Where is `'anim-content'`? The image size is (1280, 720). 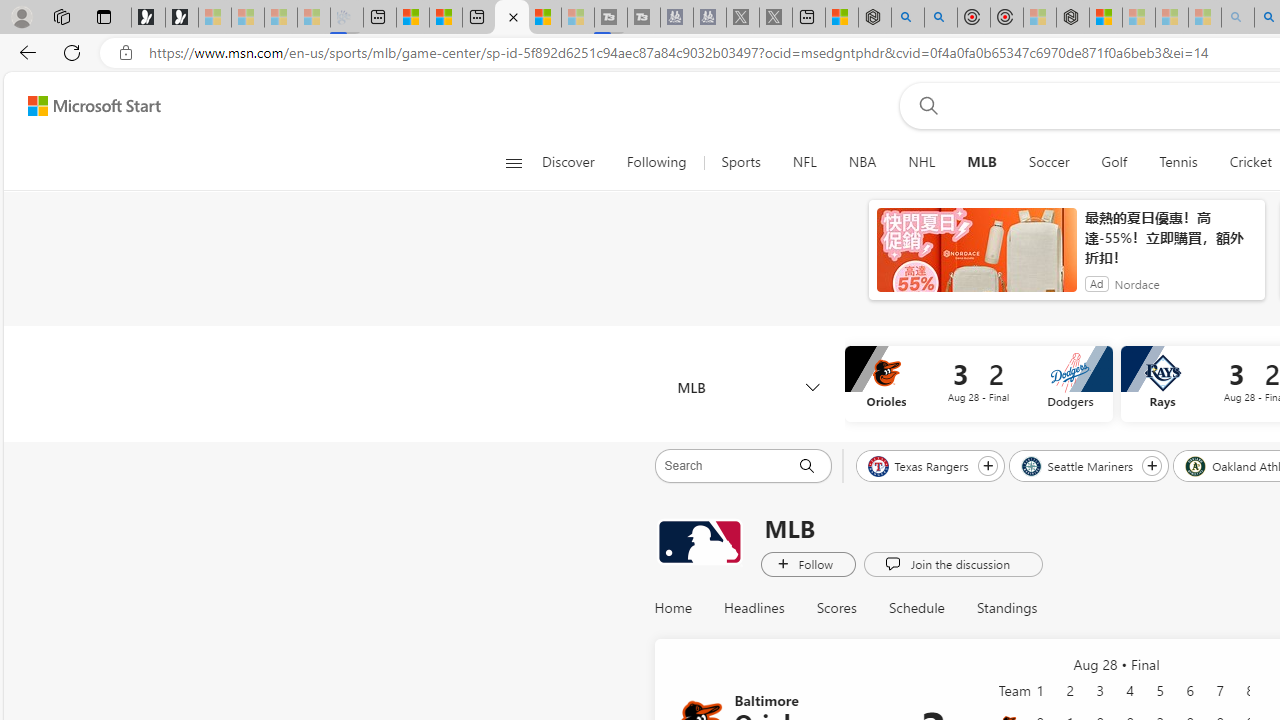 'anim-content' is located at coordinates (976, 257).